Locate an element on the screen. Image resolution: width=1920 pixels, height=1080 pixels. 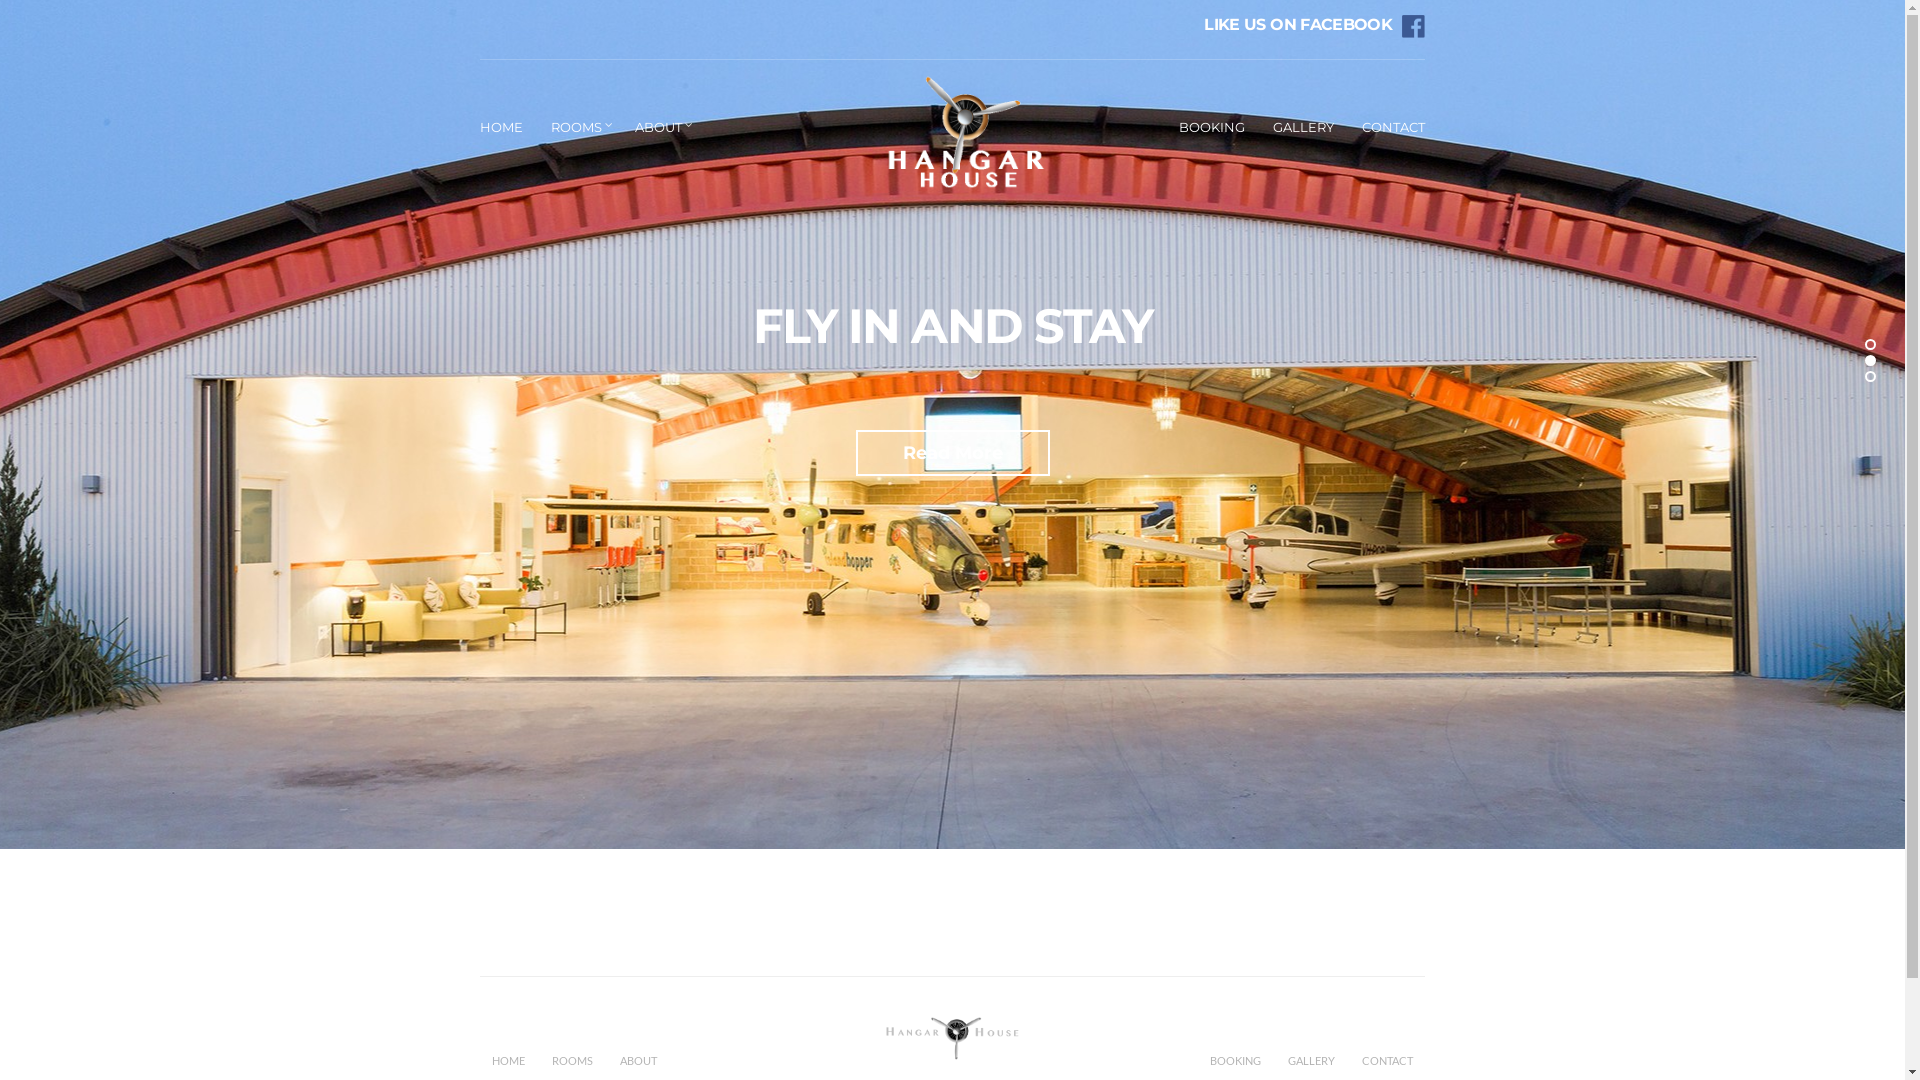
'ABOUT' is located at coordinates (637, 1062).